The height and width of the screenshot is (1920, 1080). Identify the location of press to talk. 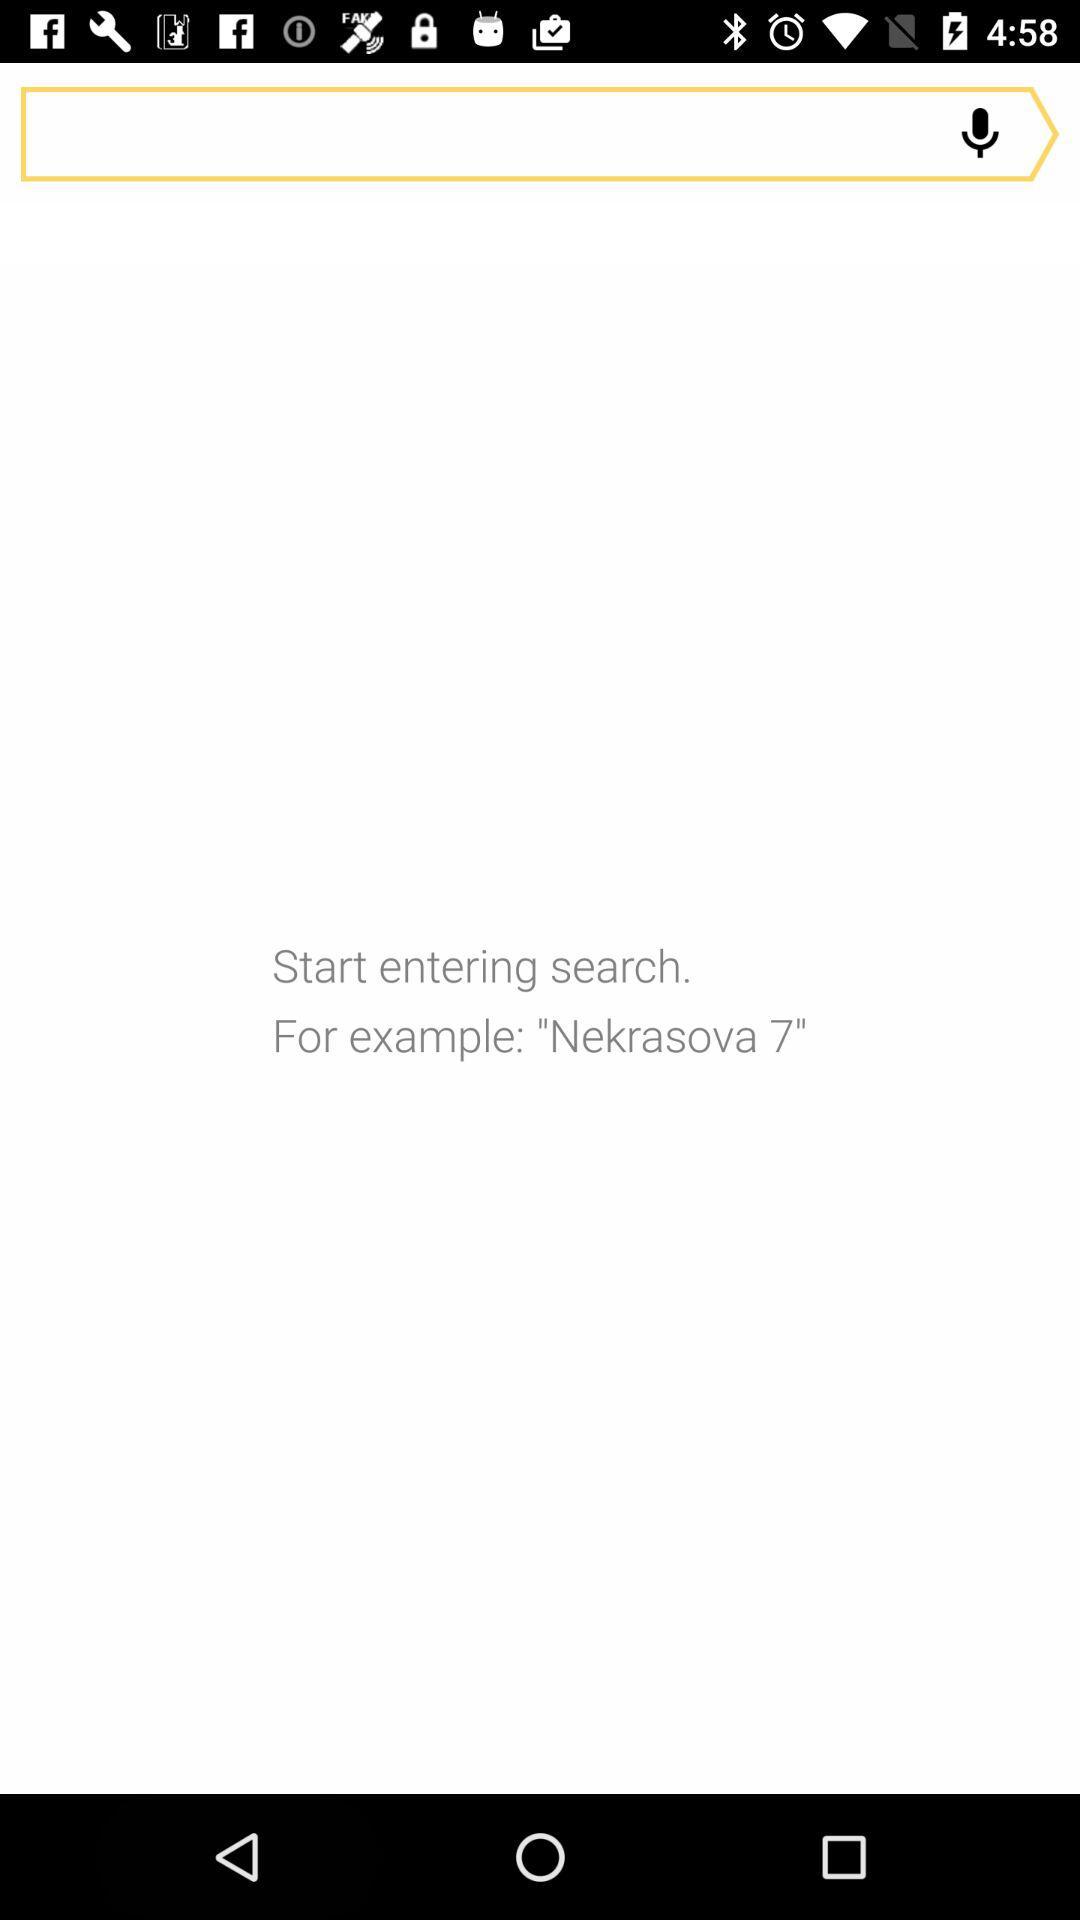
(979, 133).